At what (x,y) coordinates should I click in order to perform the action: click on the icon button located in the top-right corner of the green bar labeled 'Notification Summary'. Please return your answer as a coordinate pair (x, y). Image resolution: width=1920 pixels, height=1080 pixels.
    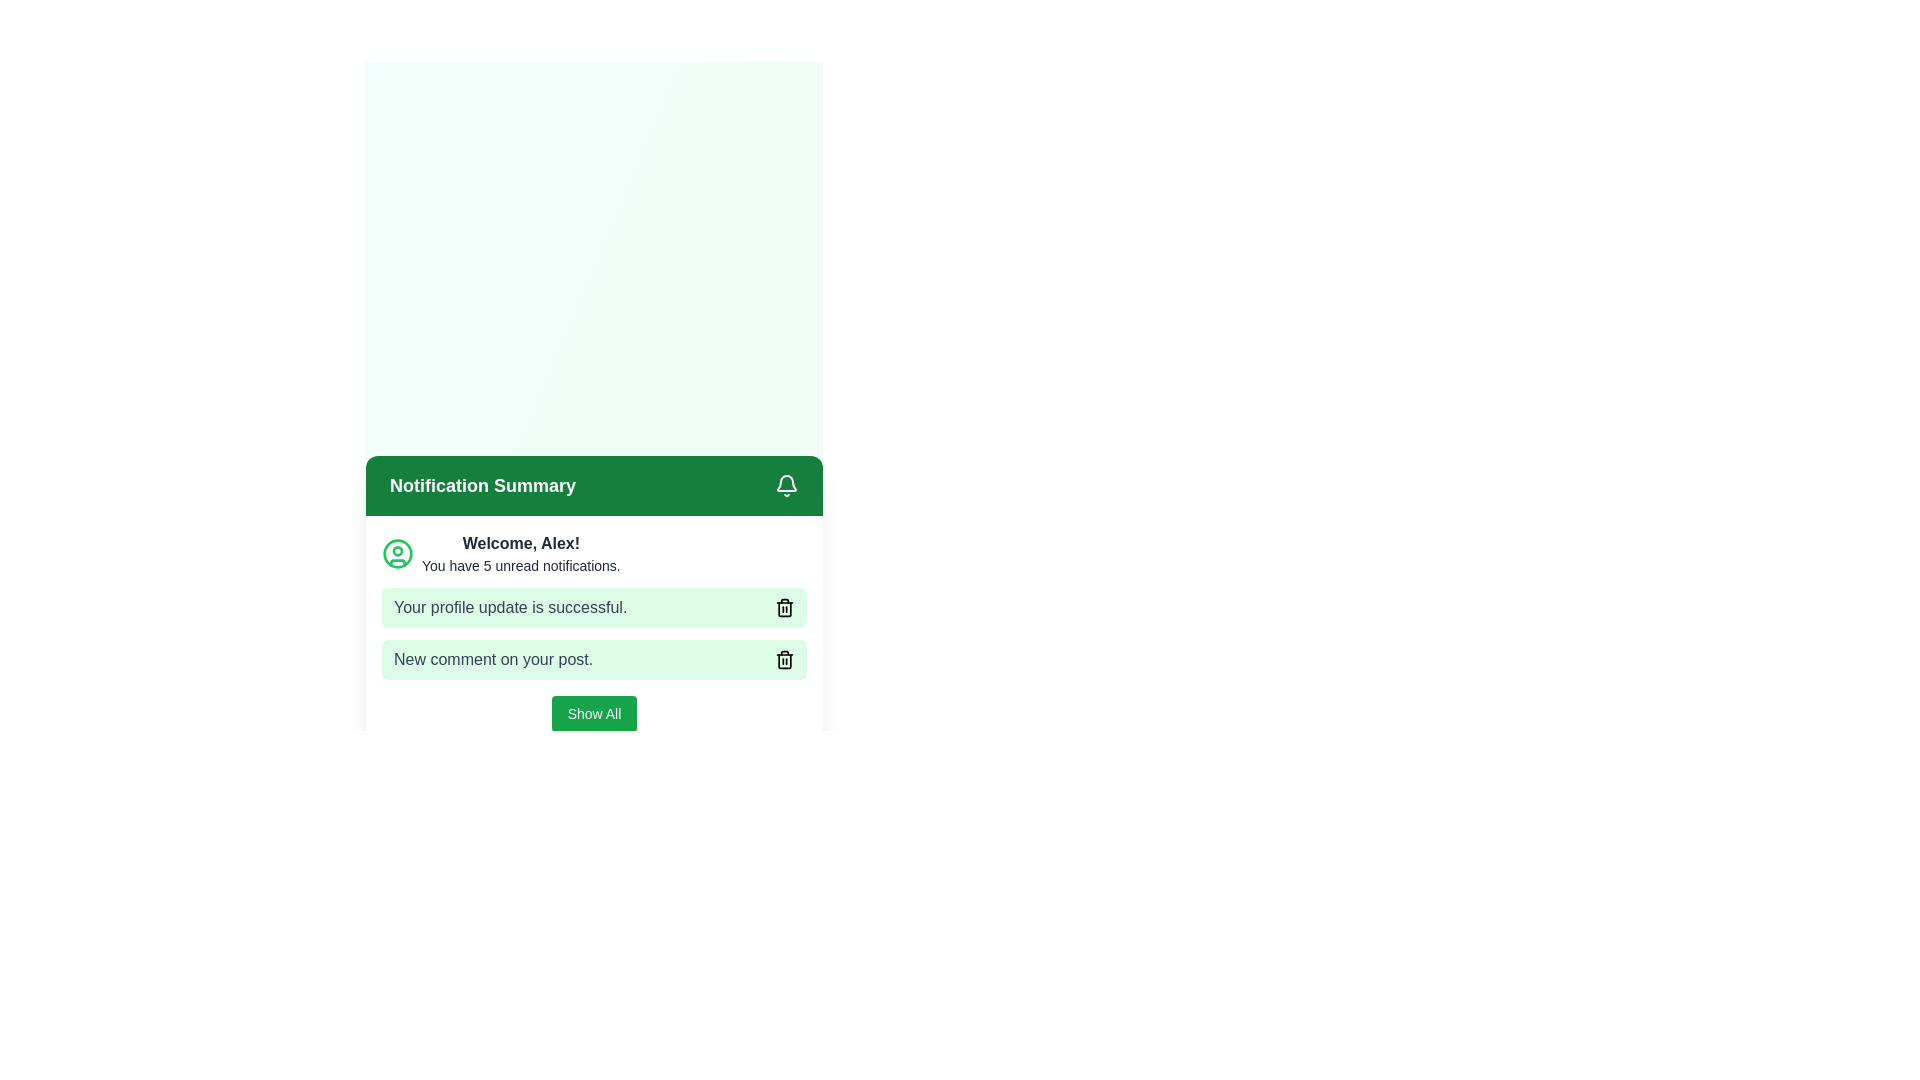
    Looking at the image, I should click on (786, 486).